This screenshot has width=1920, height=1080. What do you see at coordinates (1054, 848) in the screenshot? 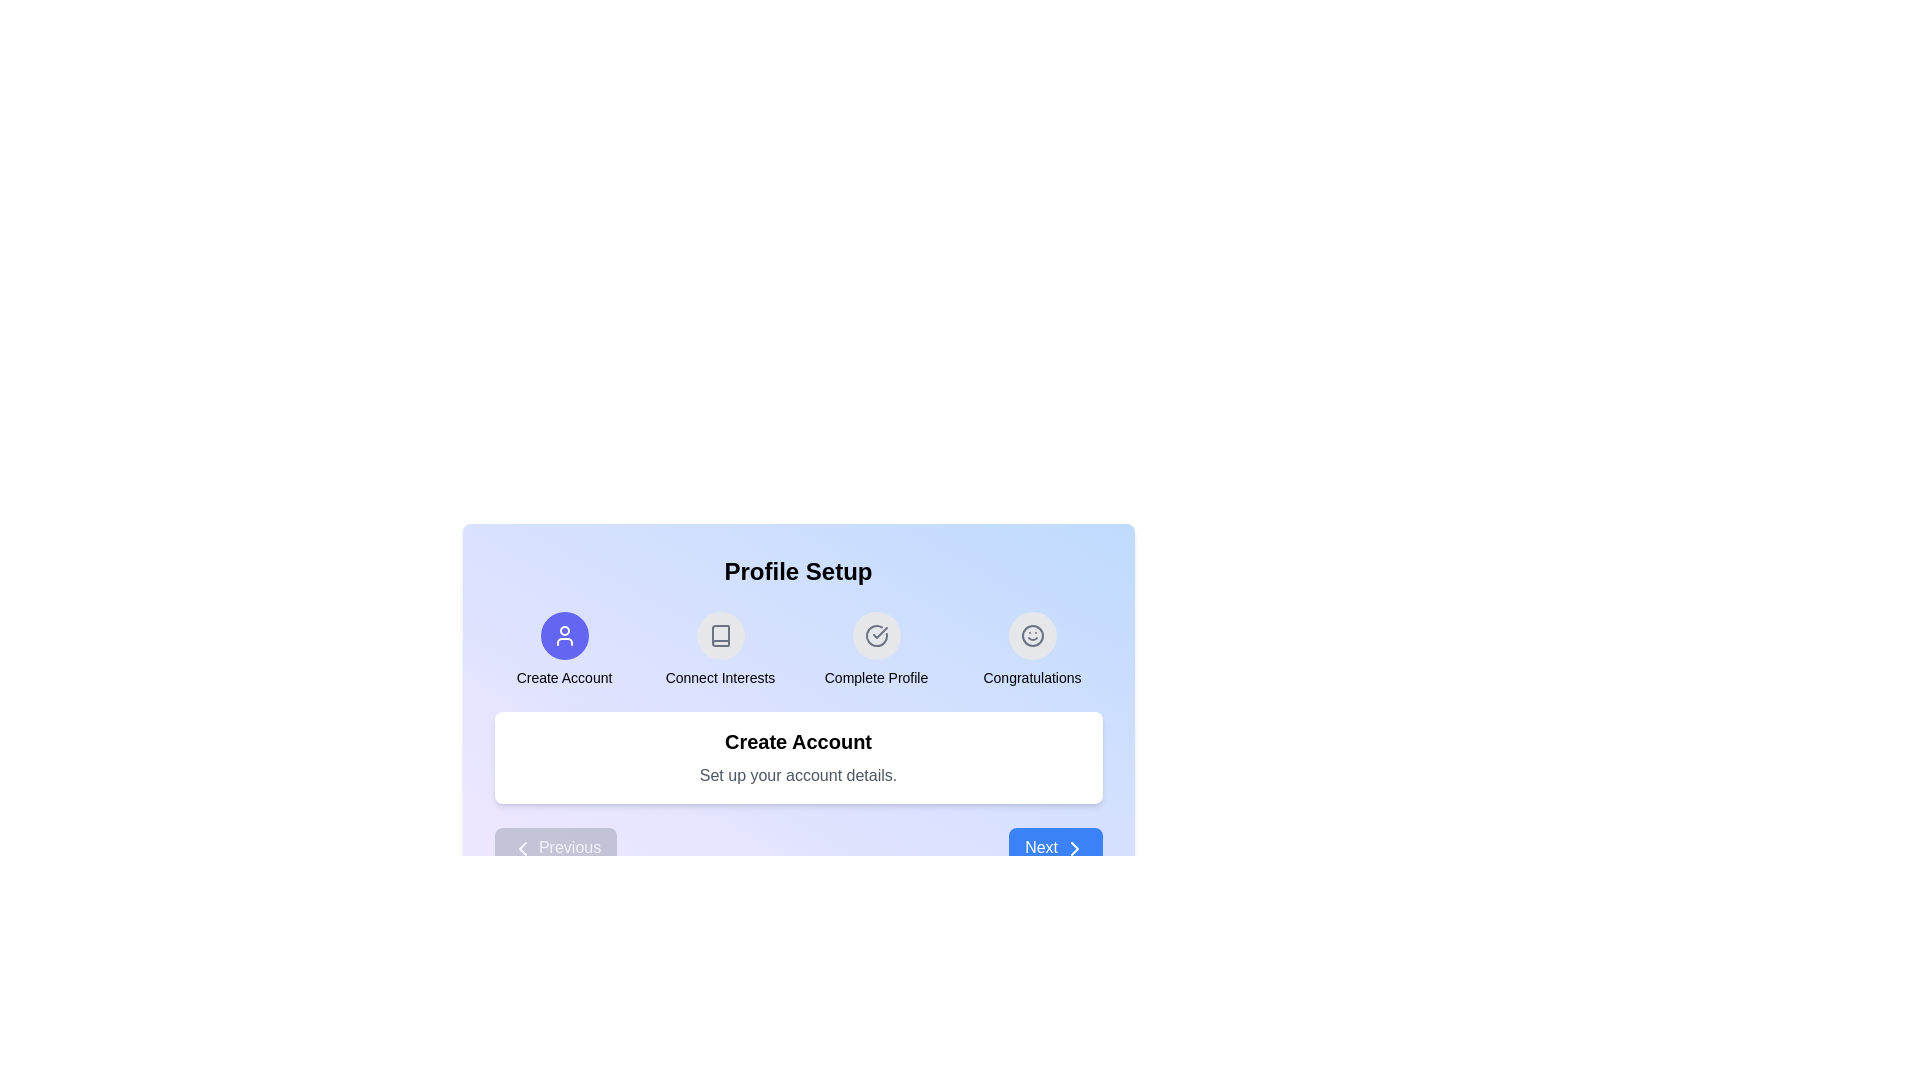
I see `the Next button to navigate stages` at bounding box center [1054, 848].